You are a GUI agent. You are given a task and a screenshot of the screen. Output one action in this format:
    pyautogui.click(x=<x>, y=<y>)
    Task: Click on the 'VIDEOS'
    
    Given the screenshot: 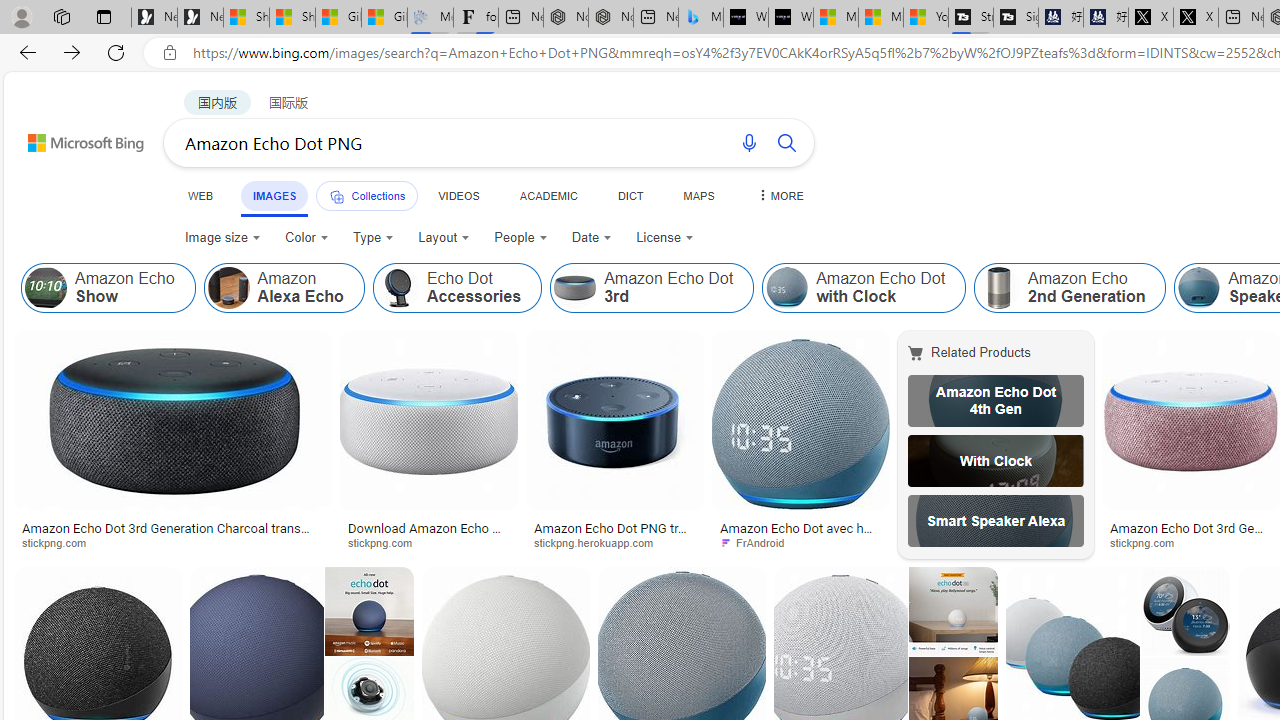 What is the action you would take?
    pyautogui.click(x=457, y=195)
    